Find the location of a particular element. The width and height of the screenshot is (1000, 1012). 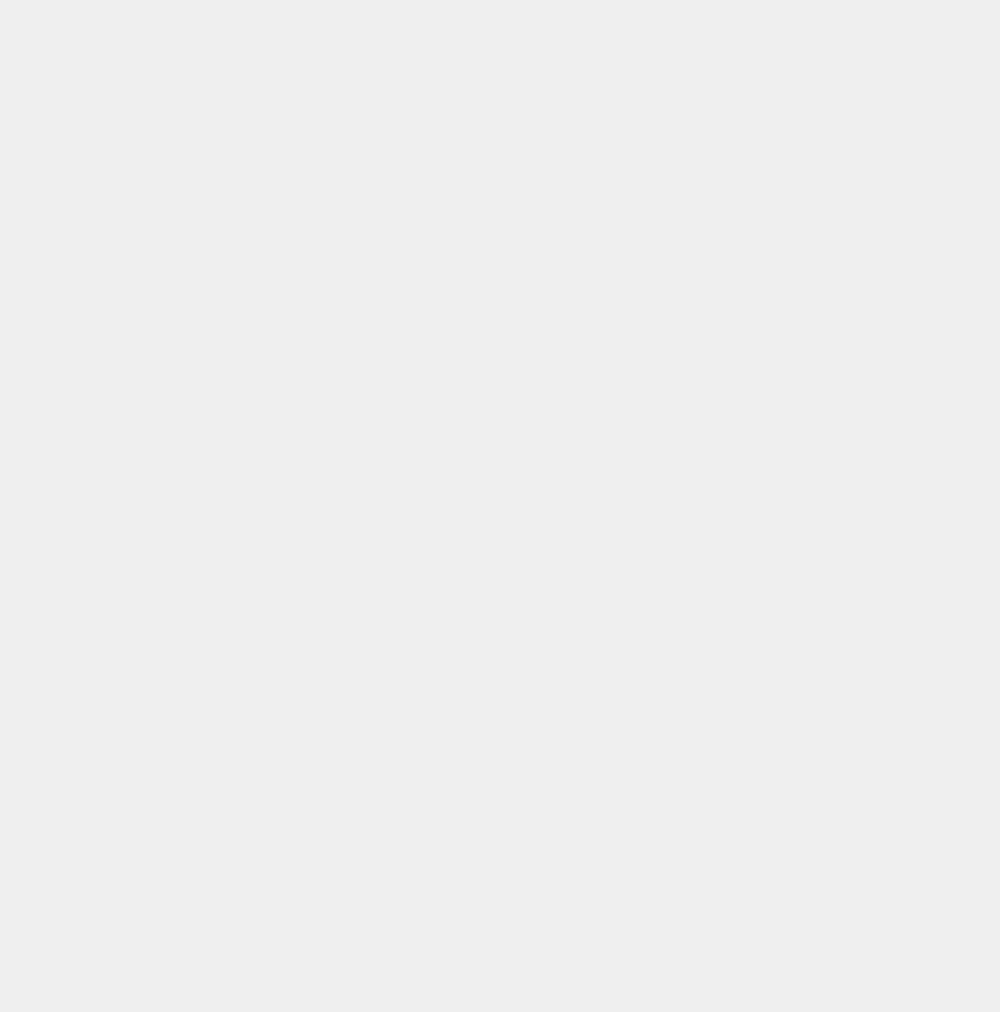

'Message' is located at coordinates (20, 366).